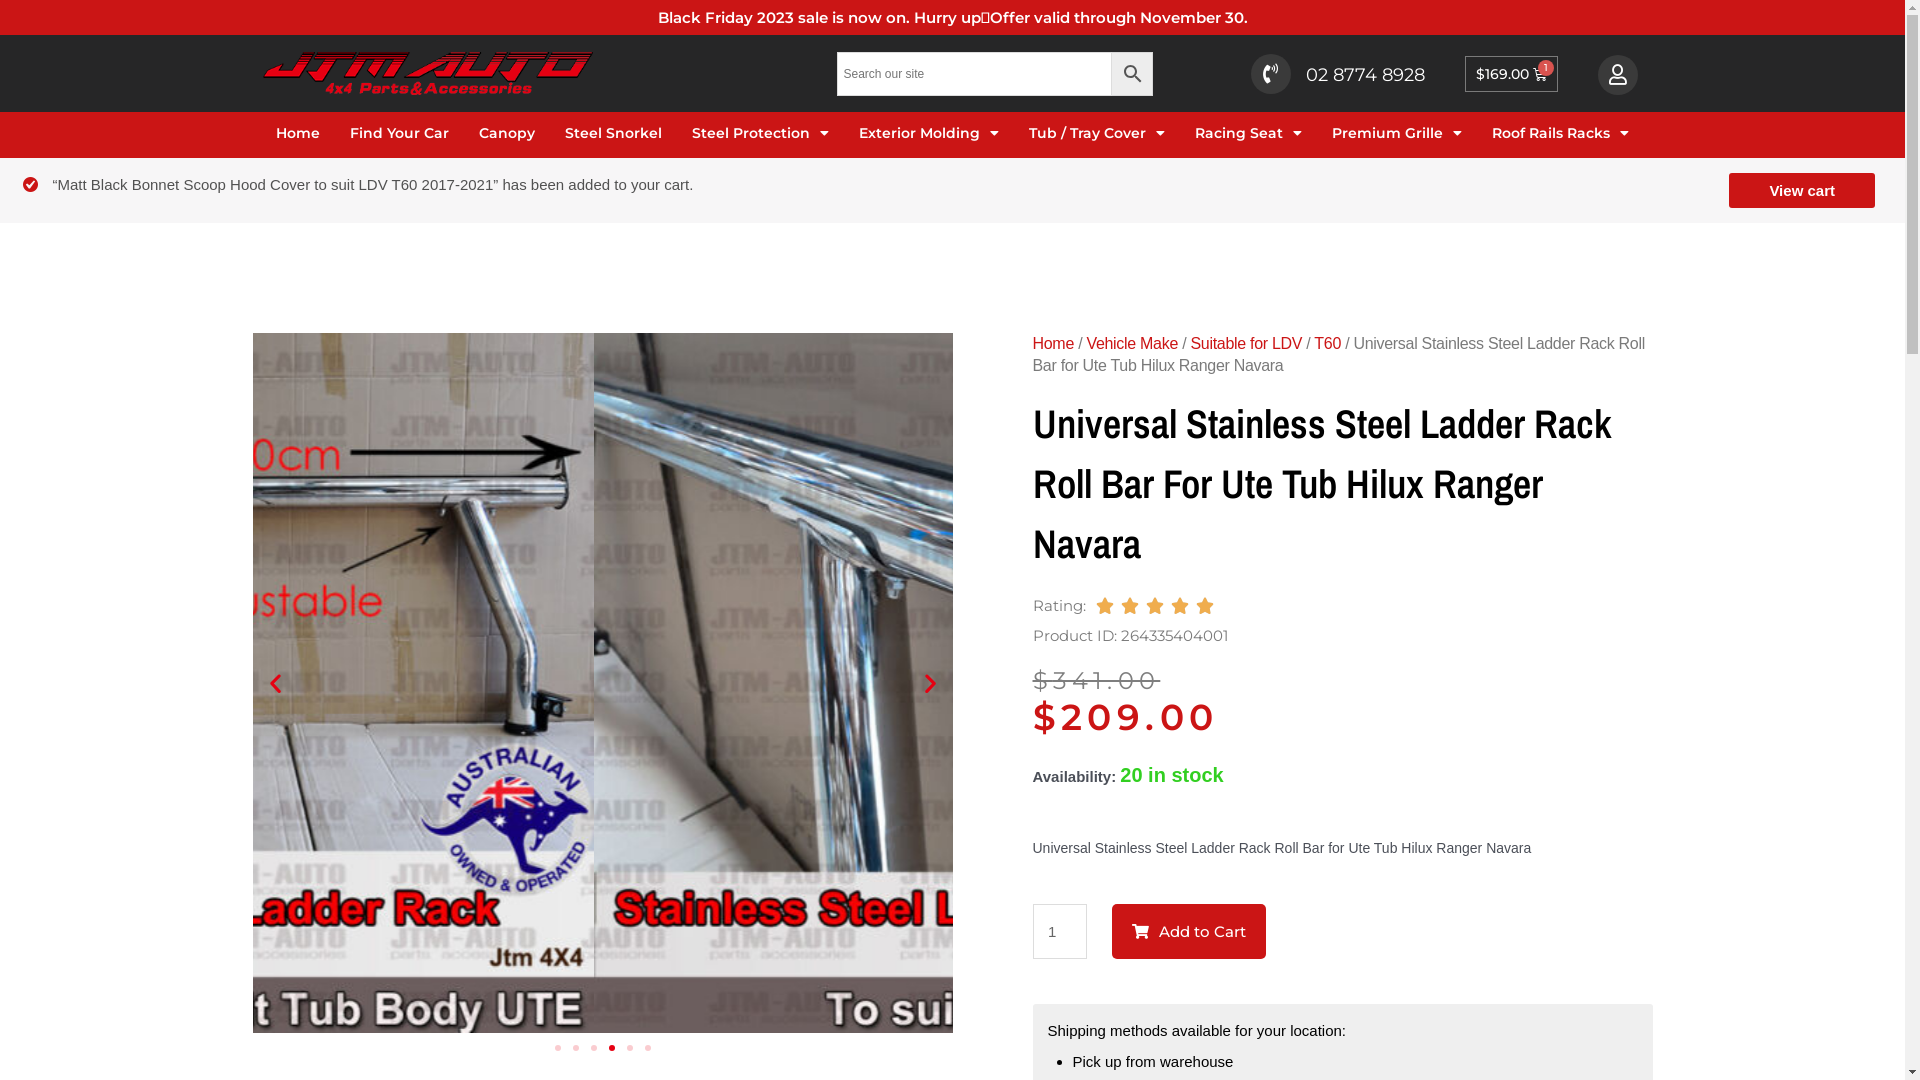 The height and width of the screenshot is (1080, 1920). Describe the element at coordinates (1511, 72) in the screenshot. I see `'$169.00` at that location.